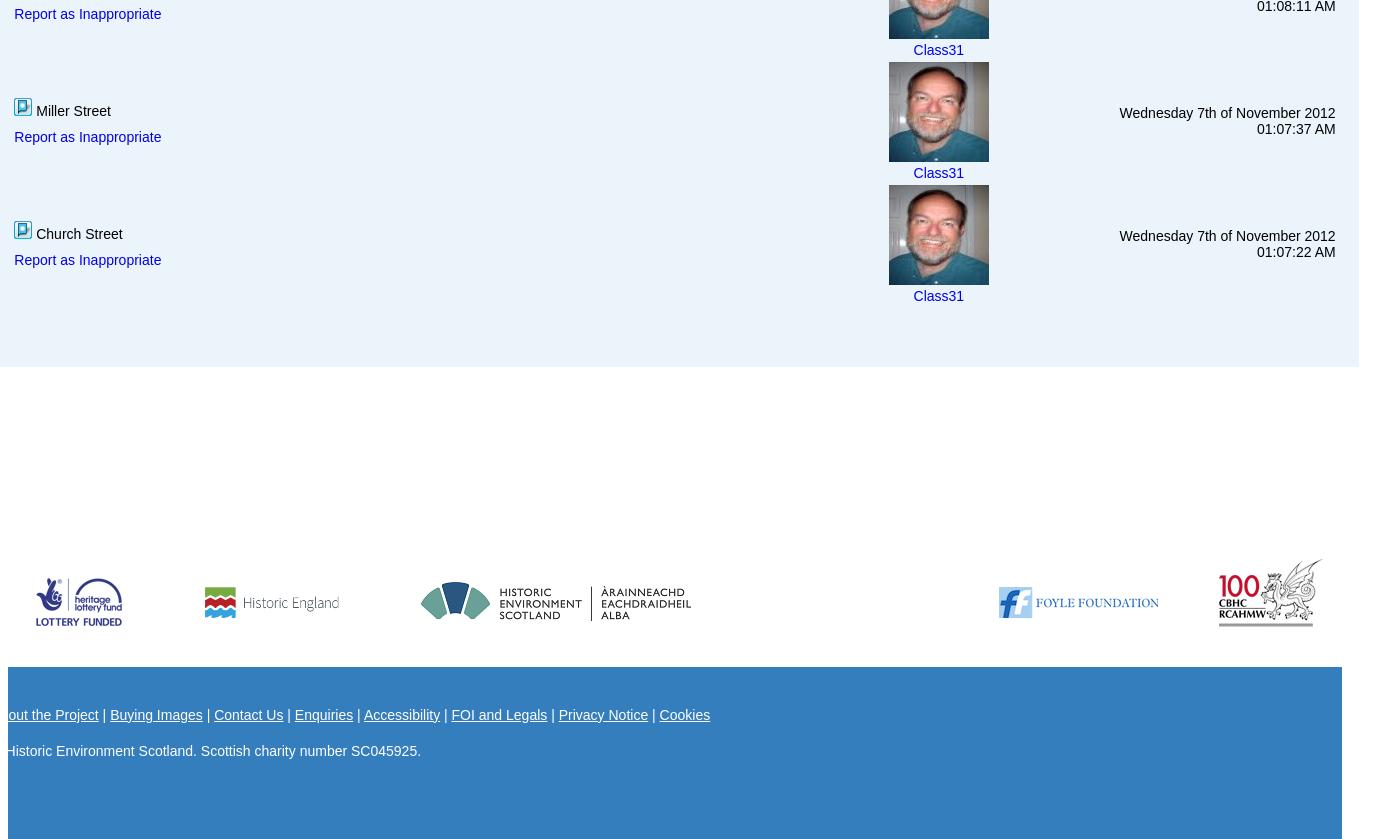 The height and width of the screenshot is (839, 1376). I want to click on 'Miller Street', so click(31, 109).